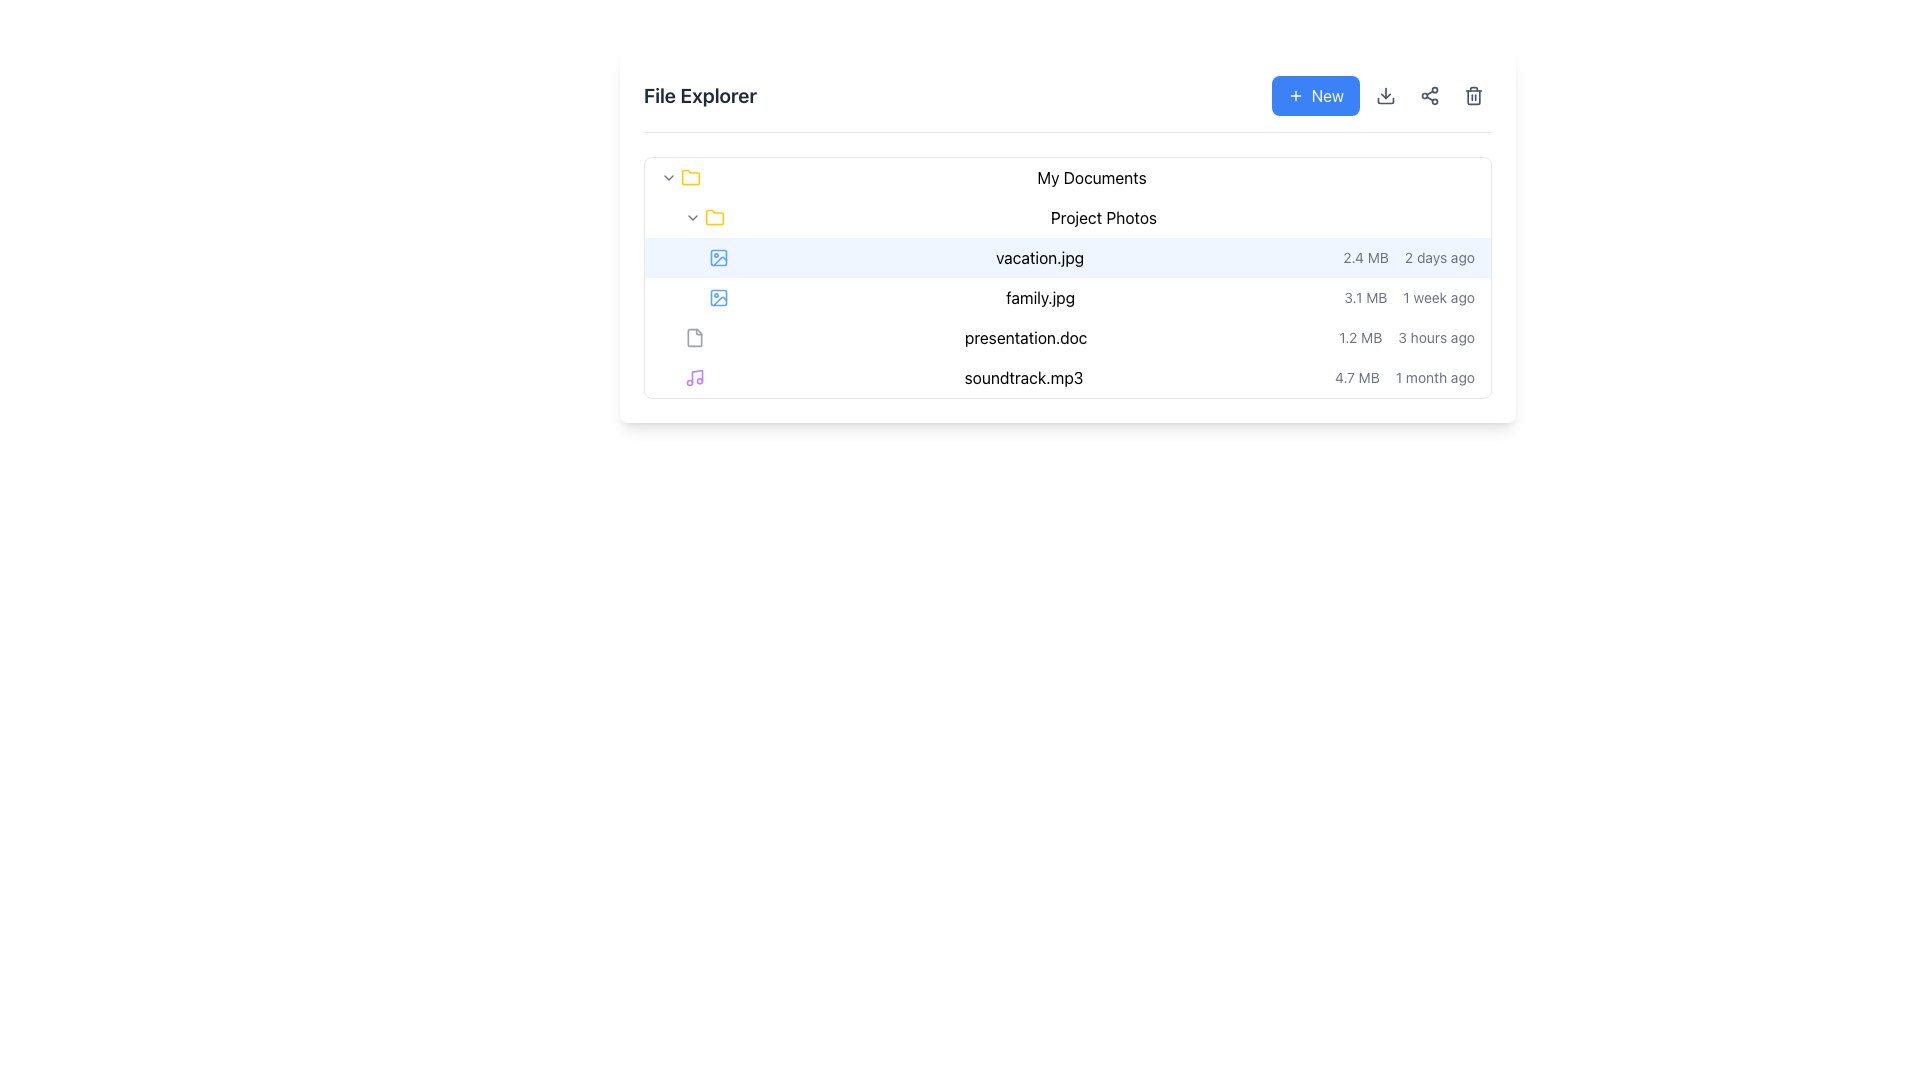 The image size is (1920, 1080). I want to click on the rounded square SVG graphic element indicating the 'vacation.jpg' file in the file explorer, so click(719, 297).